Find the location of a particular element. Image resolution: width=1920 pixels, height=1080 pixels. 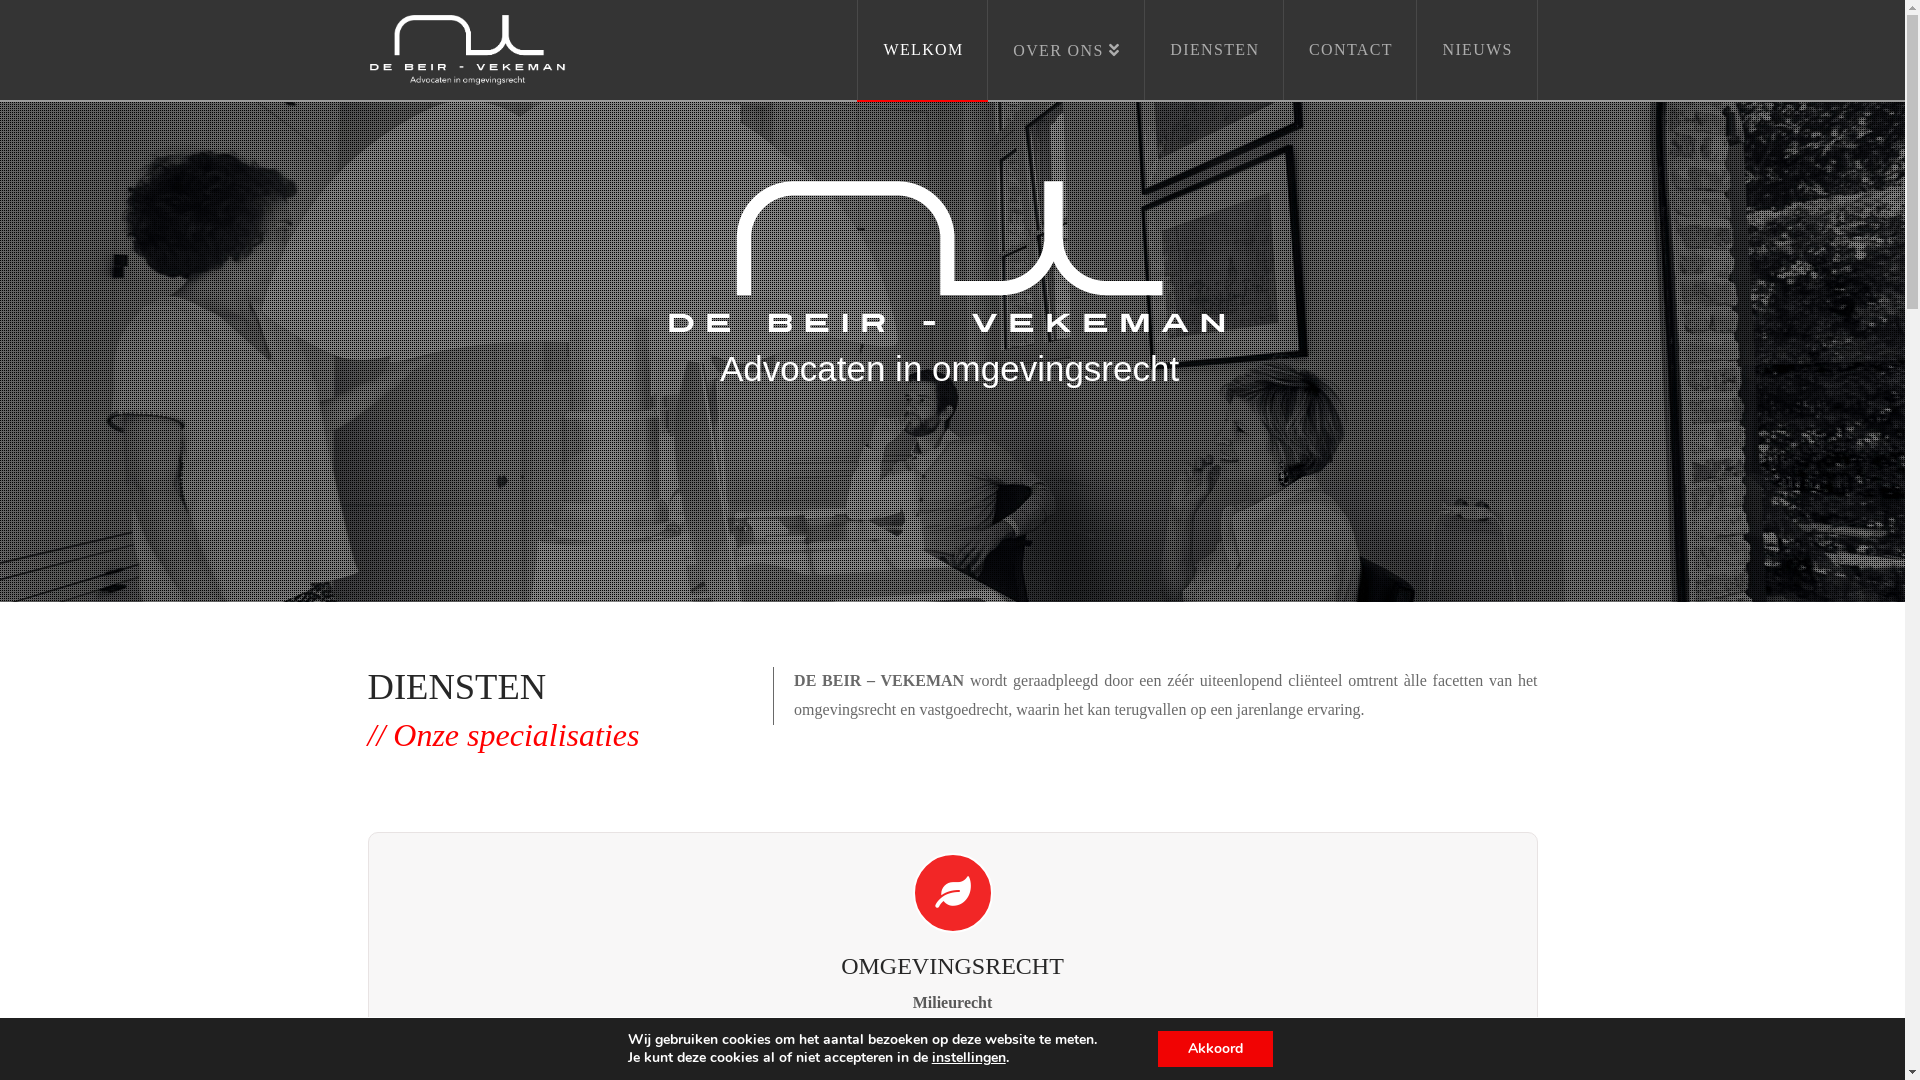

'WELKOM' is located at coordinates (857, 49).